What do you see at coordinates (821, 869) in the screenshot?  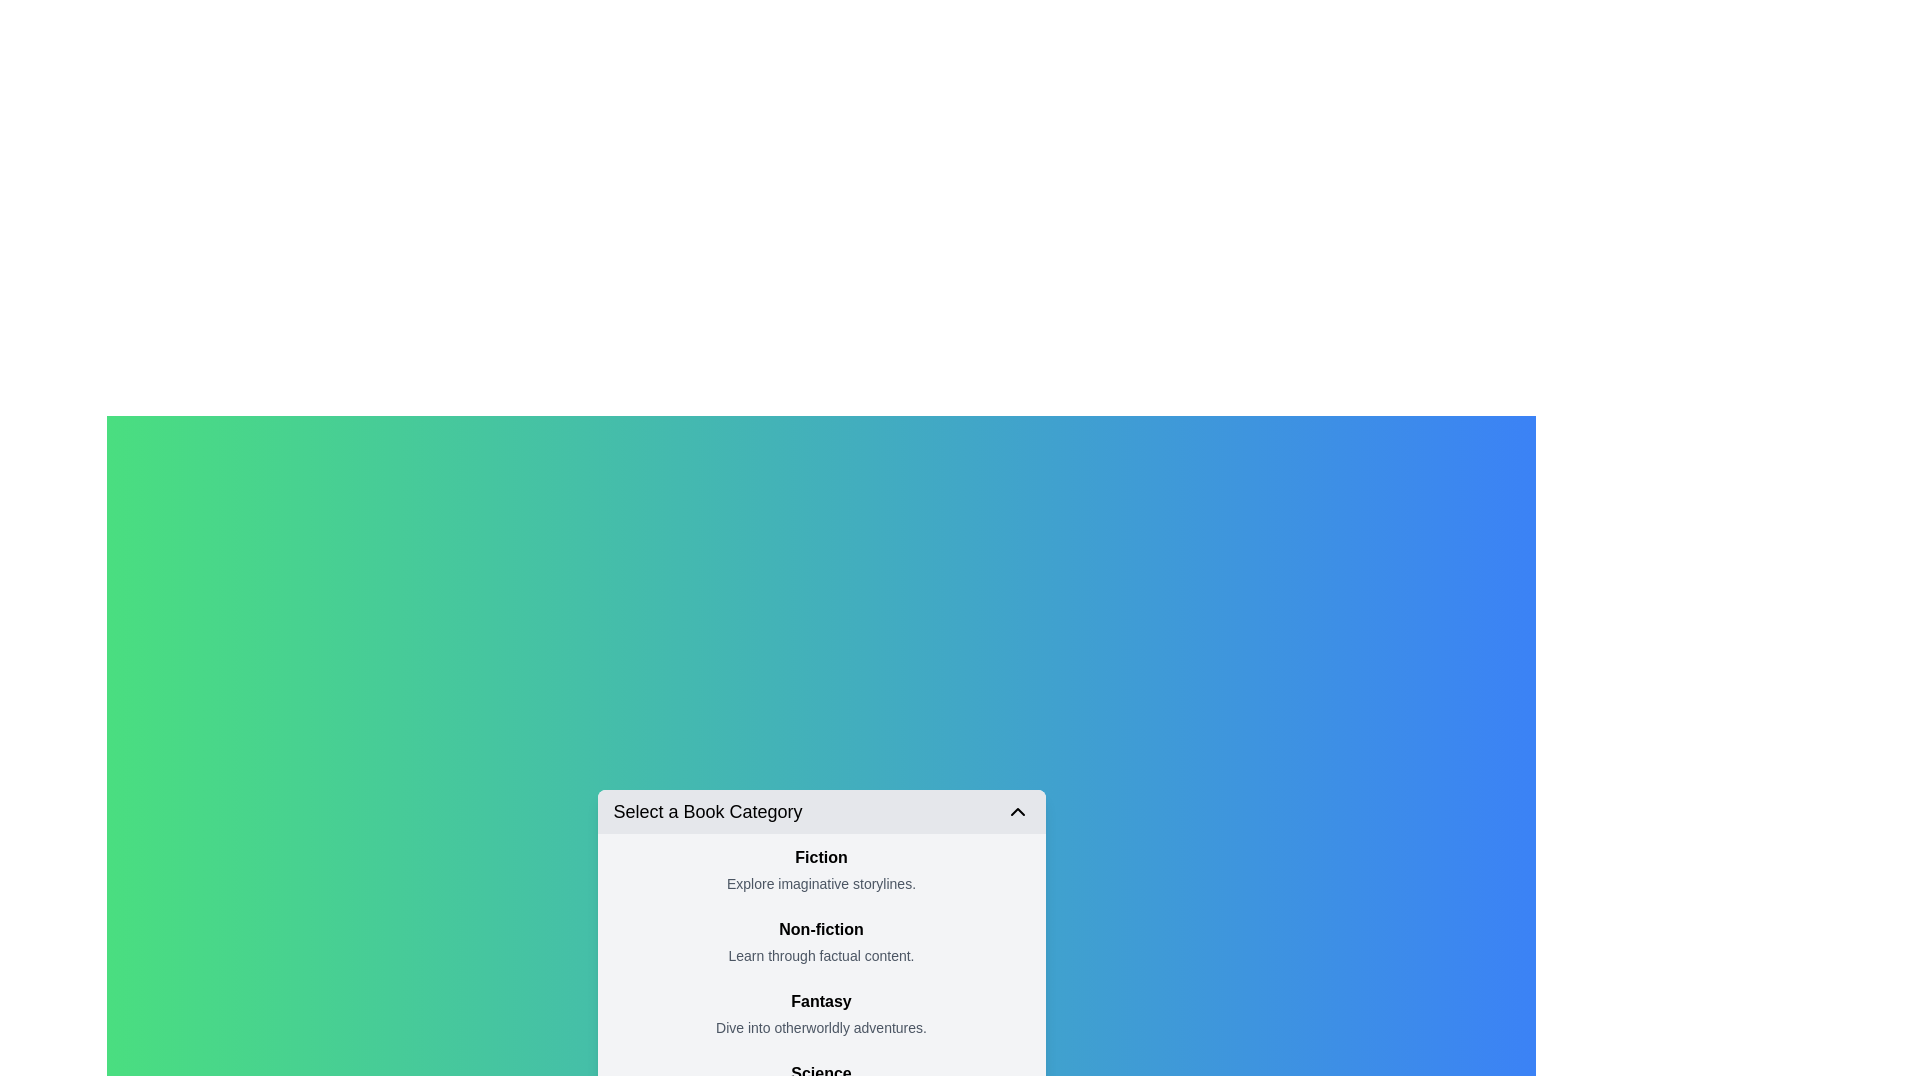 I see `the 'Fiction' button, which is the first entry in a list of book categories, featuring a bold title and a light gray background` at bounding box center [821, 869].